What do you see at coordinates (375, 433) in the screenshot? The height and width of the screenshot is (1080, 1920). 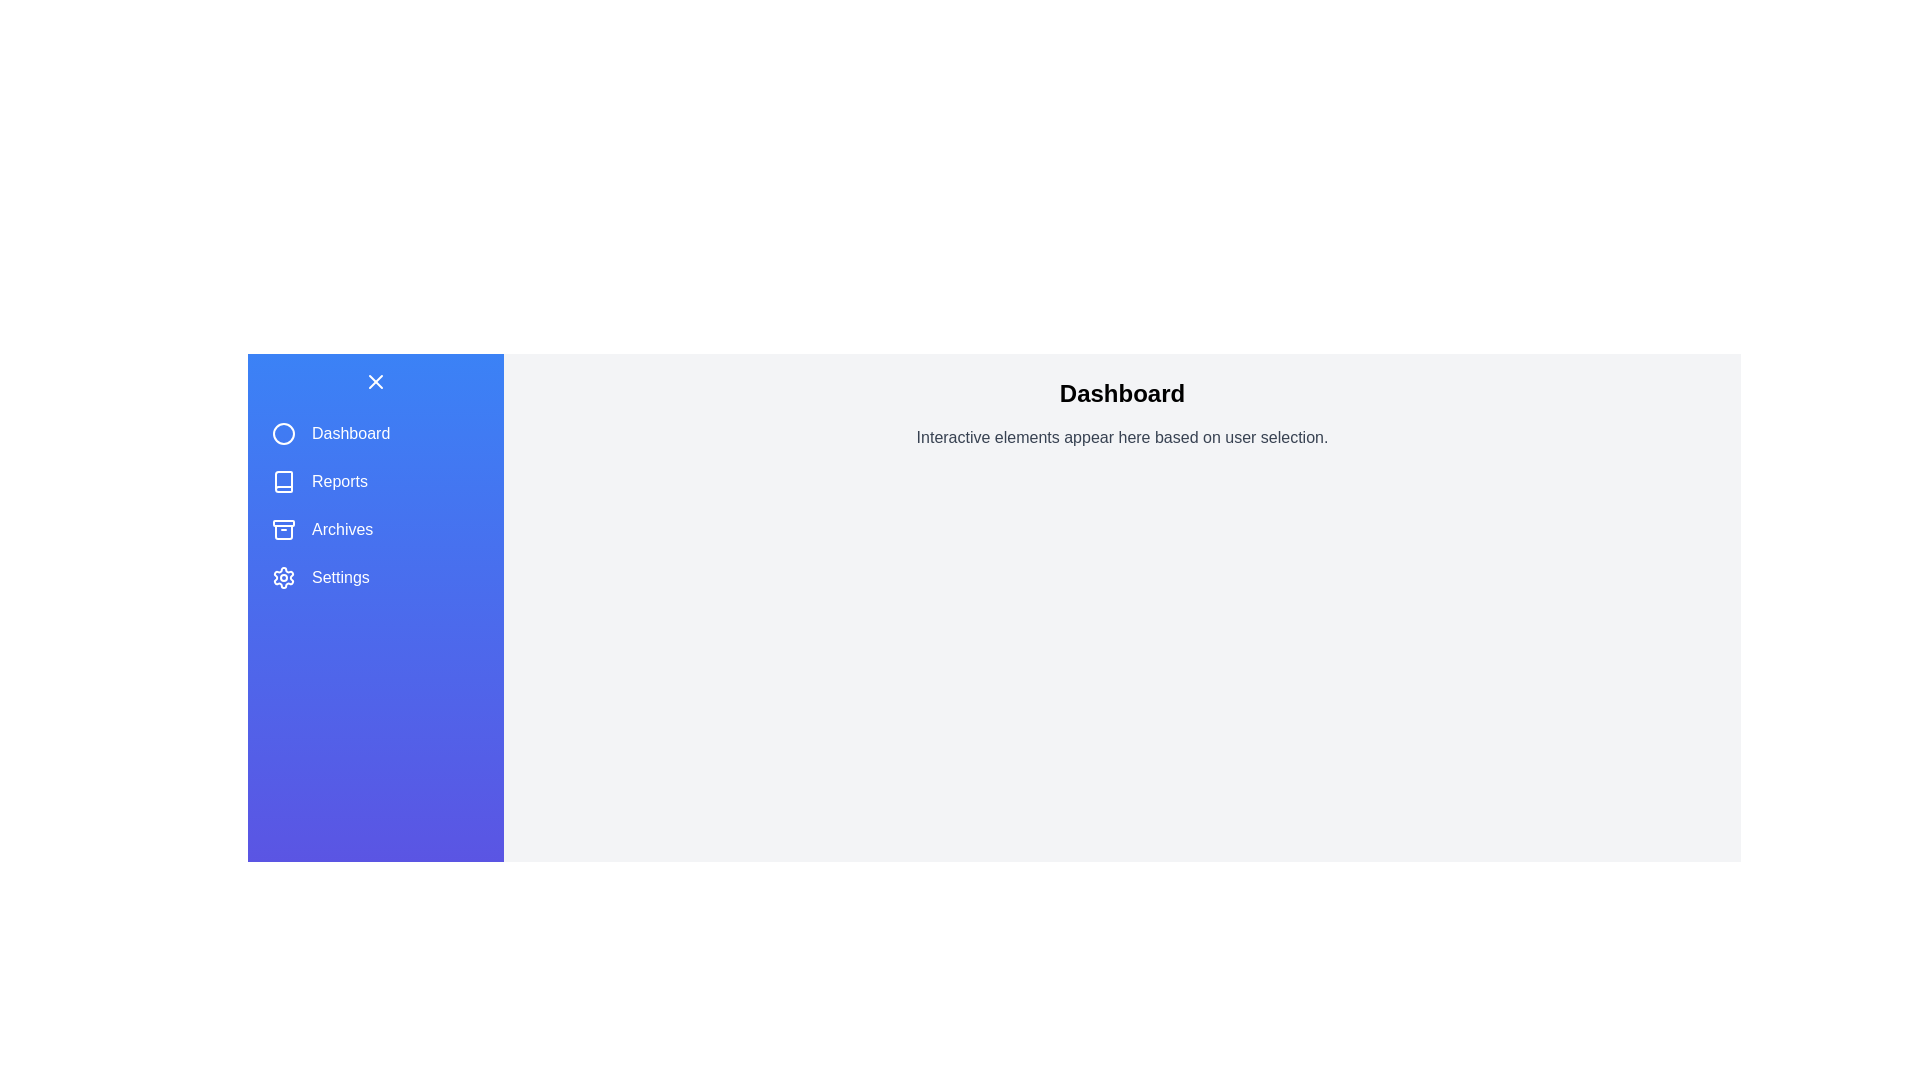 I see `the menu item Dashboard` at bounding box center [375, 433].